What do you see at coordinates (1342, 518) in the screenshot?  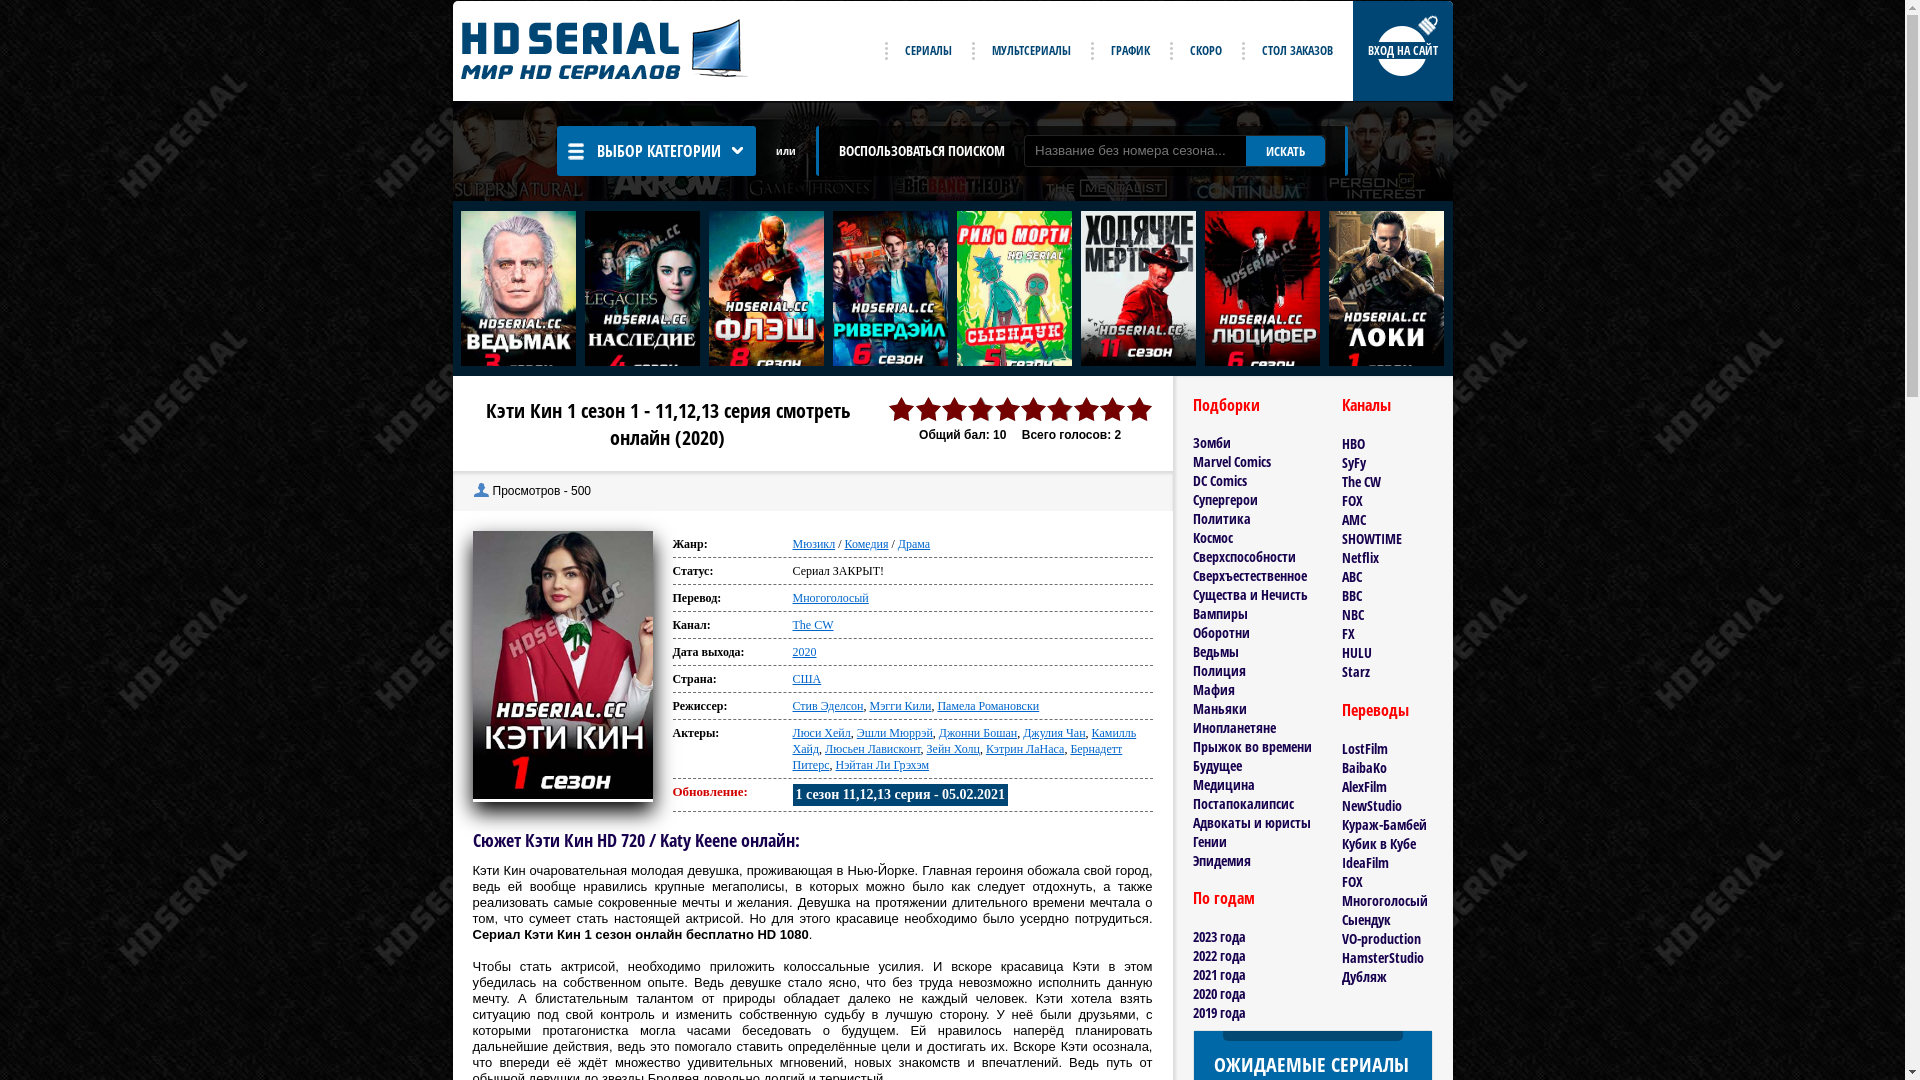 I see `'AMC'` at bounding box center [1342, 518].